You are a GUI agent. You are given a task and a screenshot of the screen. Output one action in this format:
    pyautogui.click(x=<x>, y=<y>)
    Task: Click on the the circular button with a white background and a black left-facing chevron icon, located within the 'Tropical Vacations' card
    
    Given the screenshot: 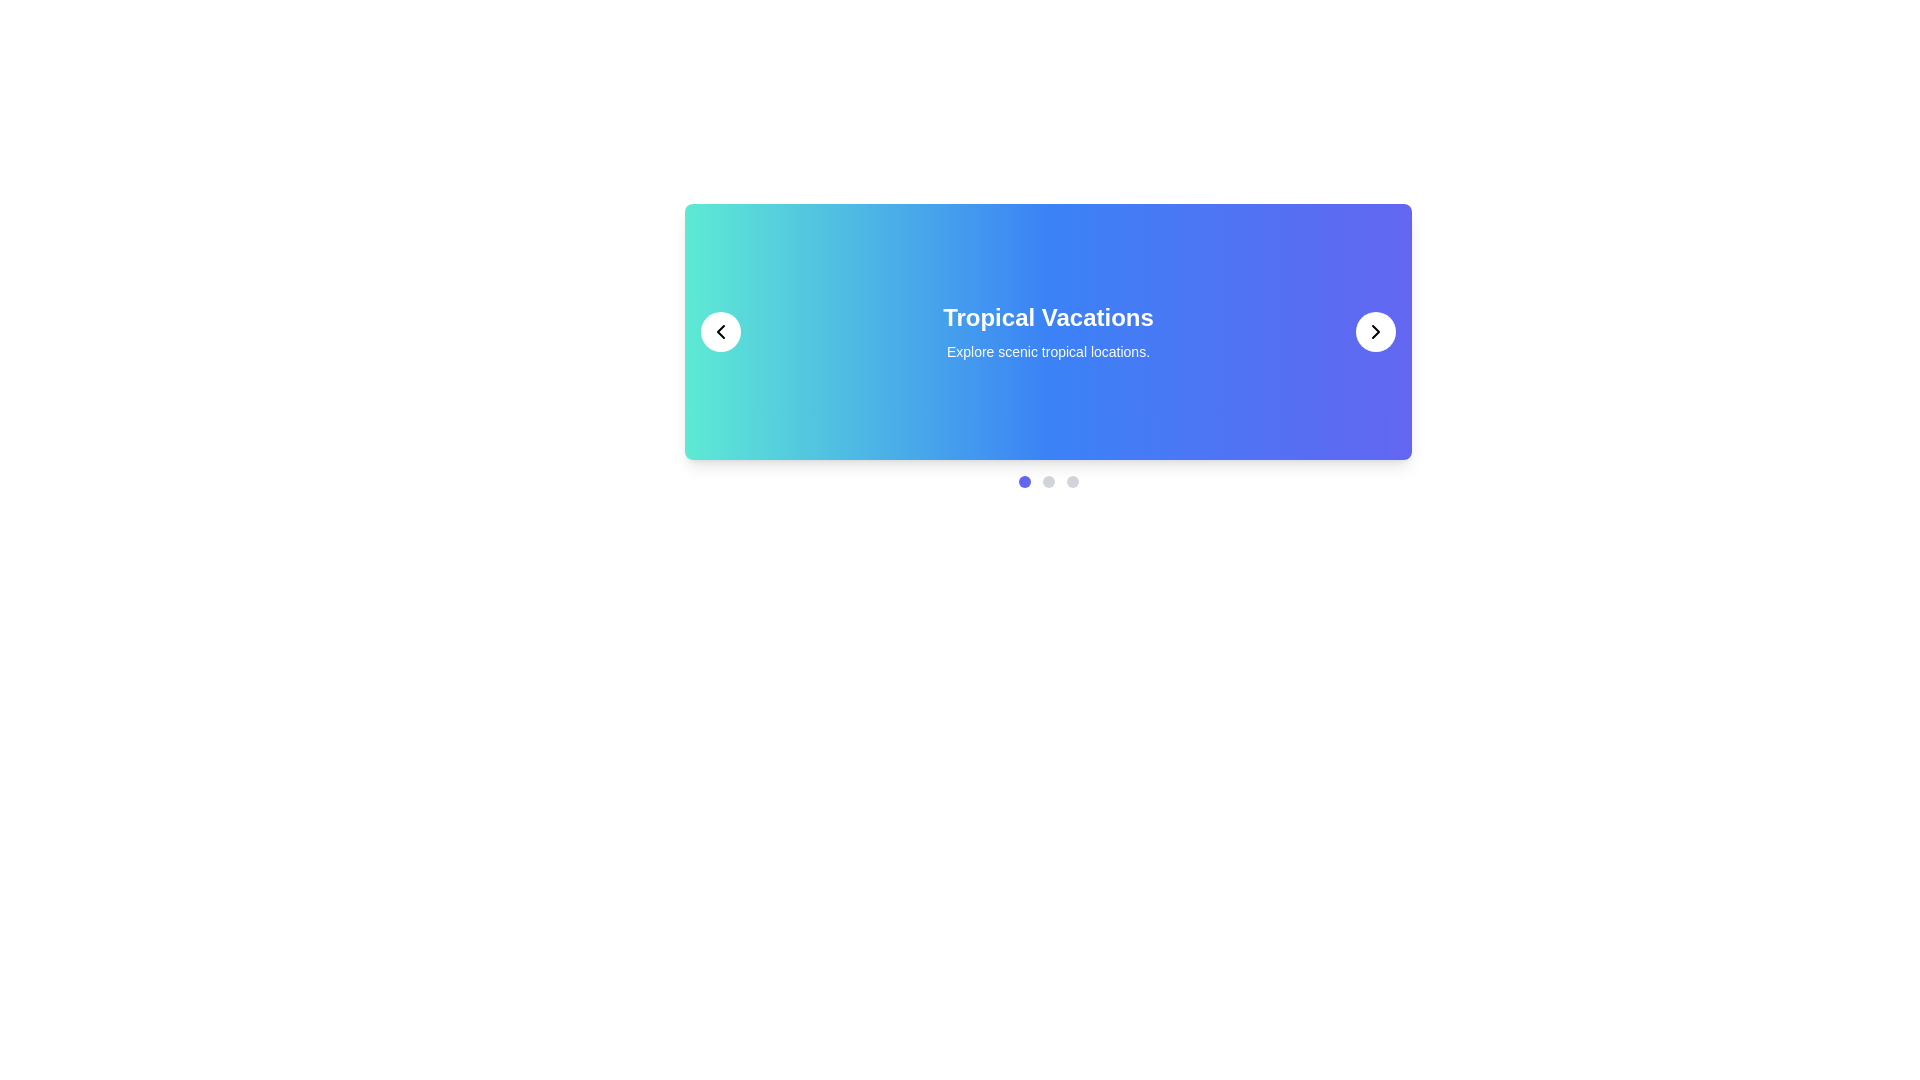 What is the action you would take?
    pyautogui.click(x=720, y=330)
    